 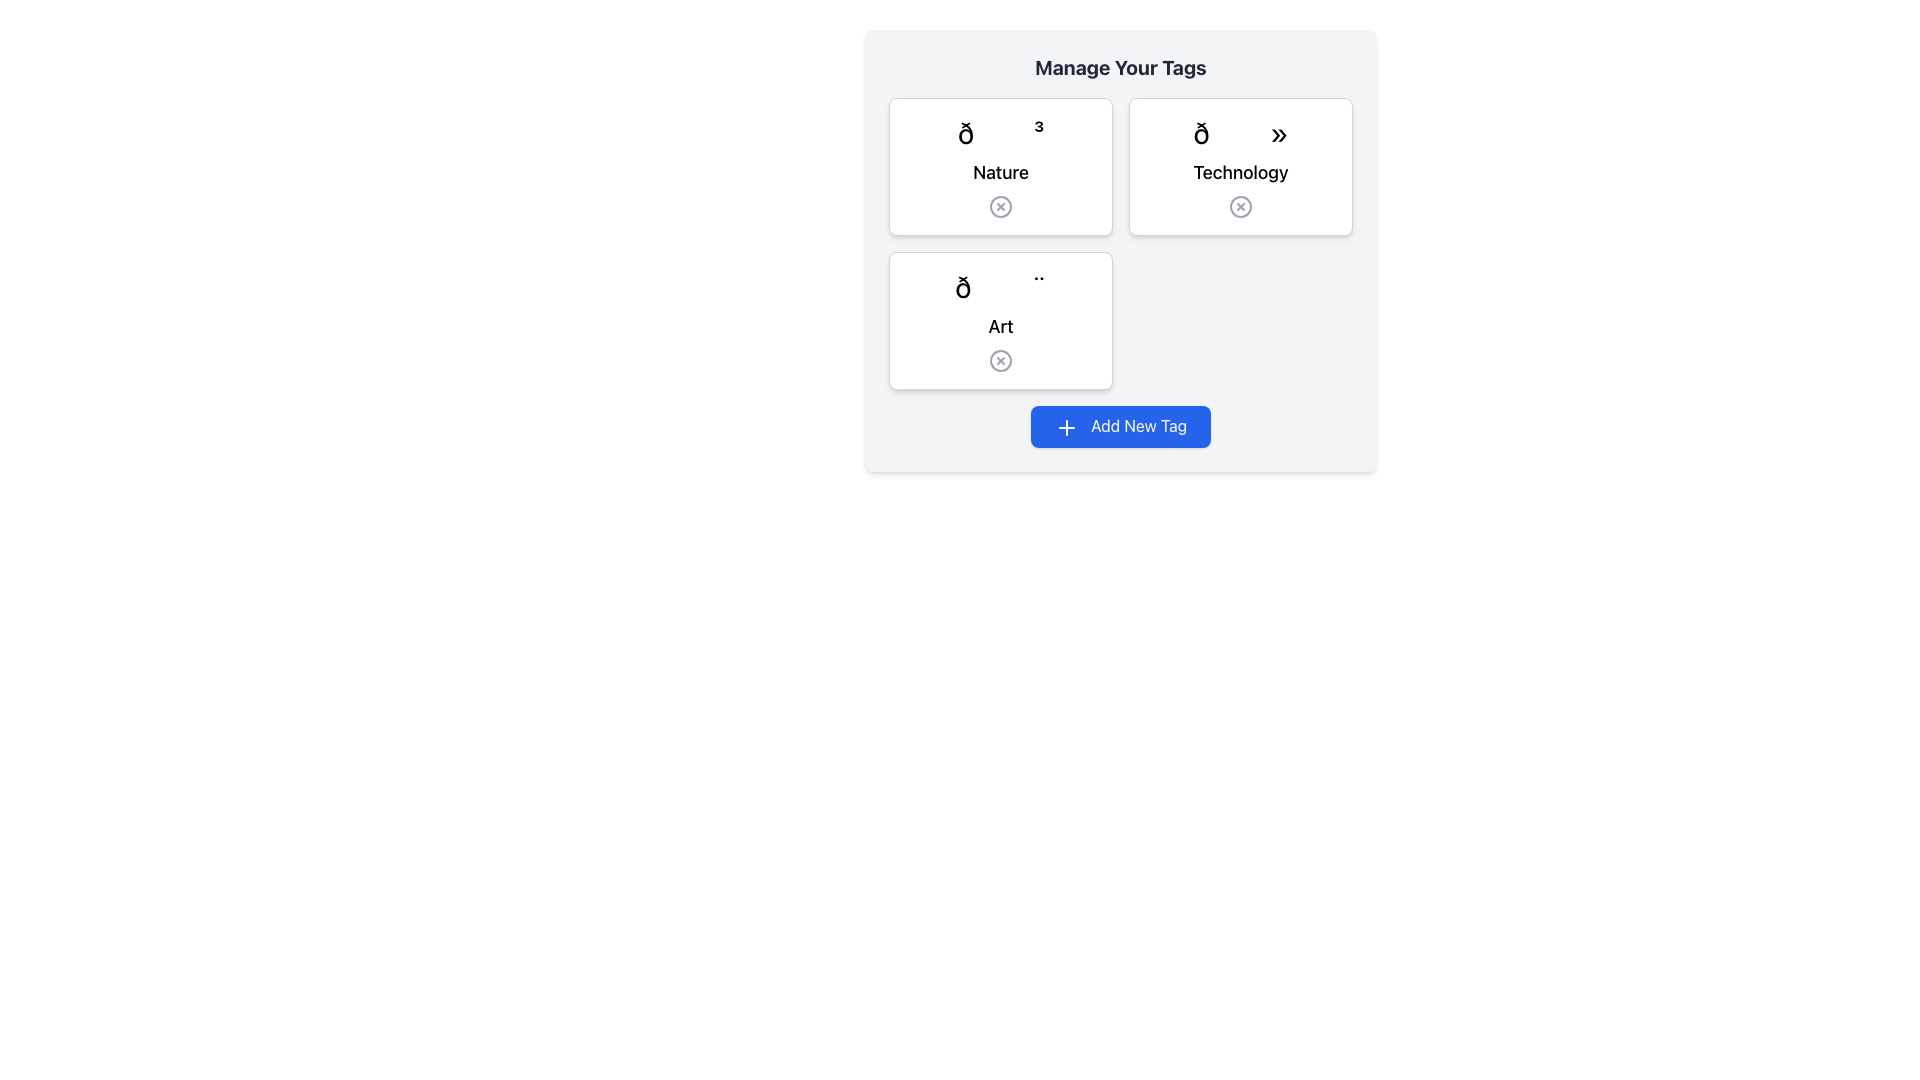 I want to click on the text label located centrally within the bottom section of the rectangular card group, which appears directly below the emoji-like icon and above a small action button, so click(x=1001, y=326).